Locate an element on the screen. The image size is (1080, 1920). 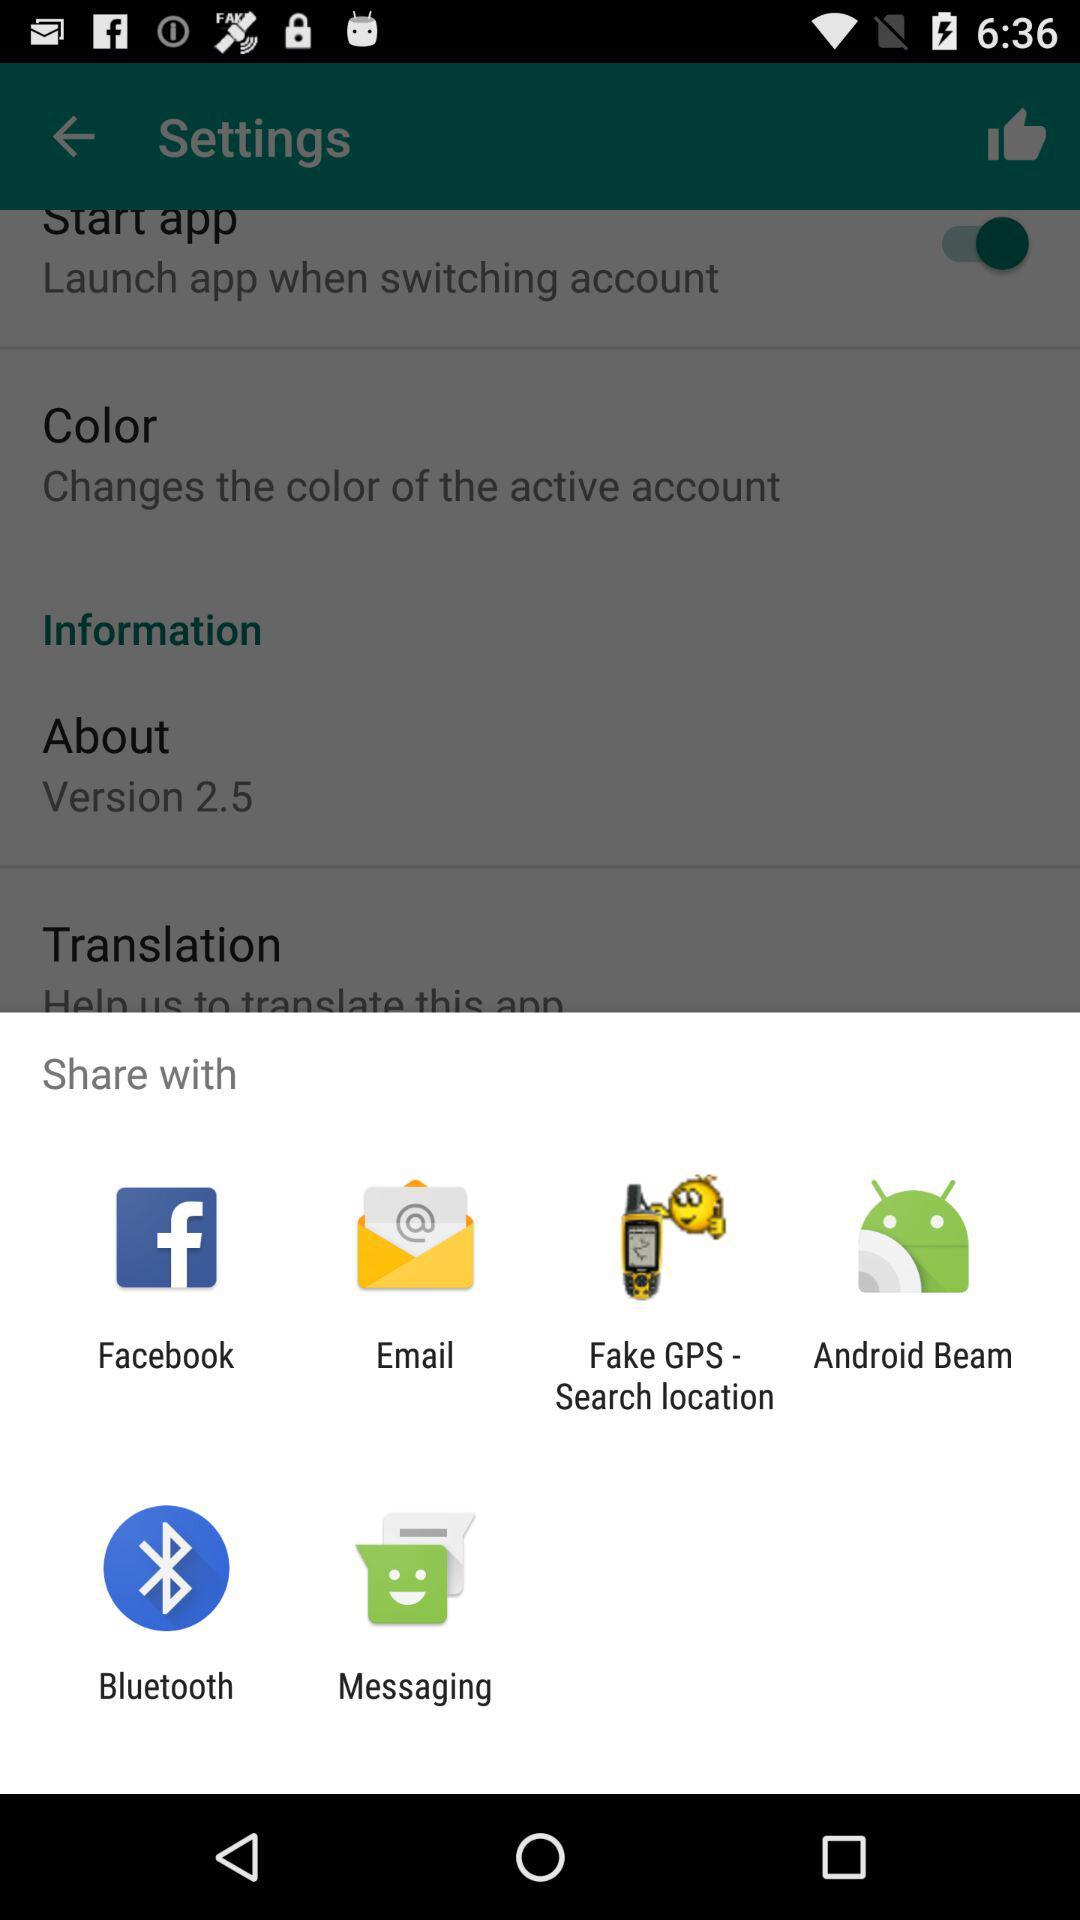
the email app is located at coordinates (414, 1374).